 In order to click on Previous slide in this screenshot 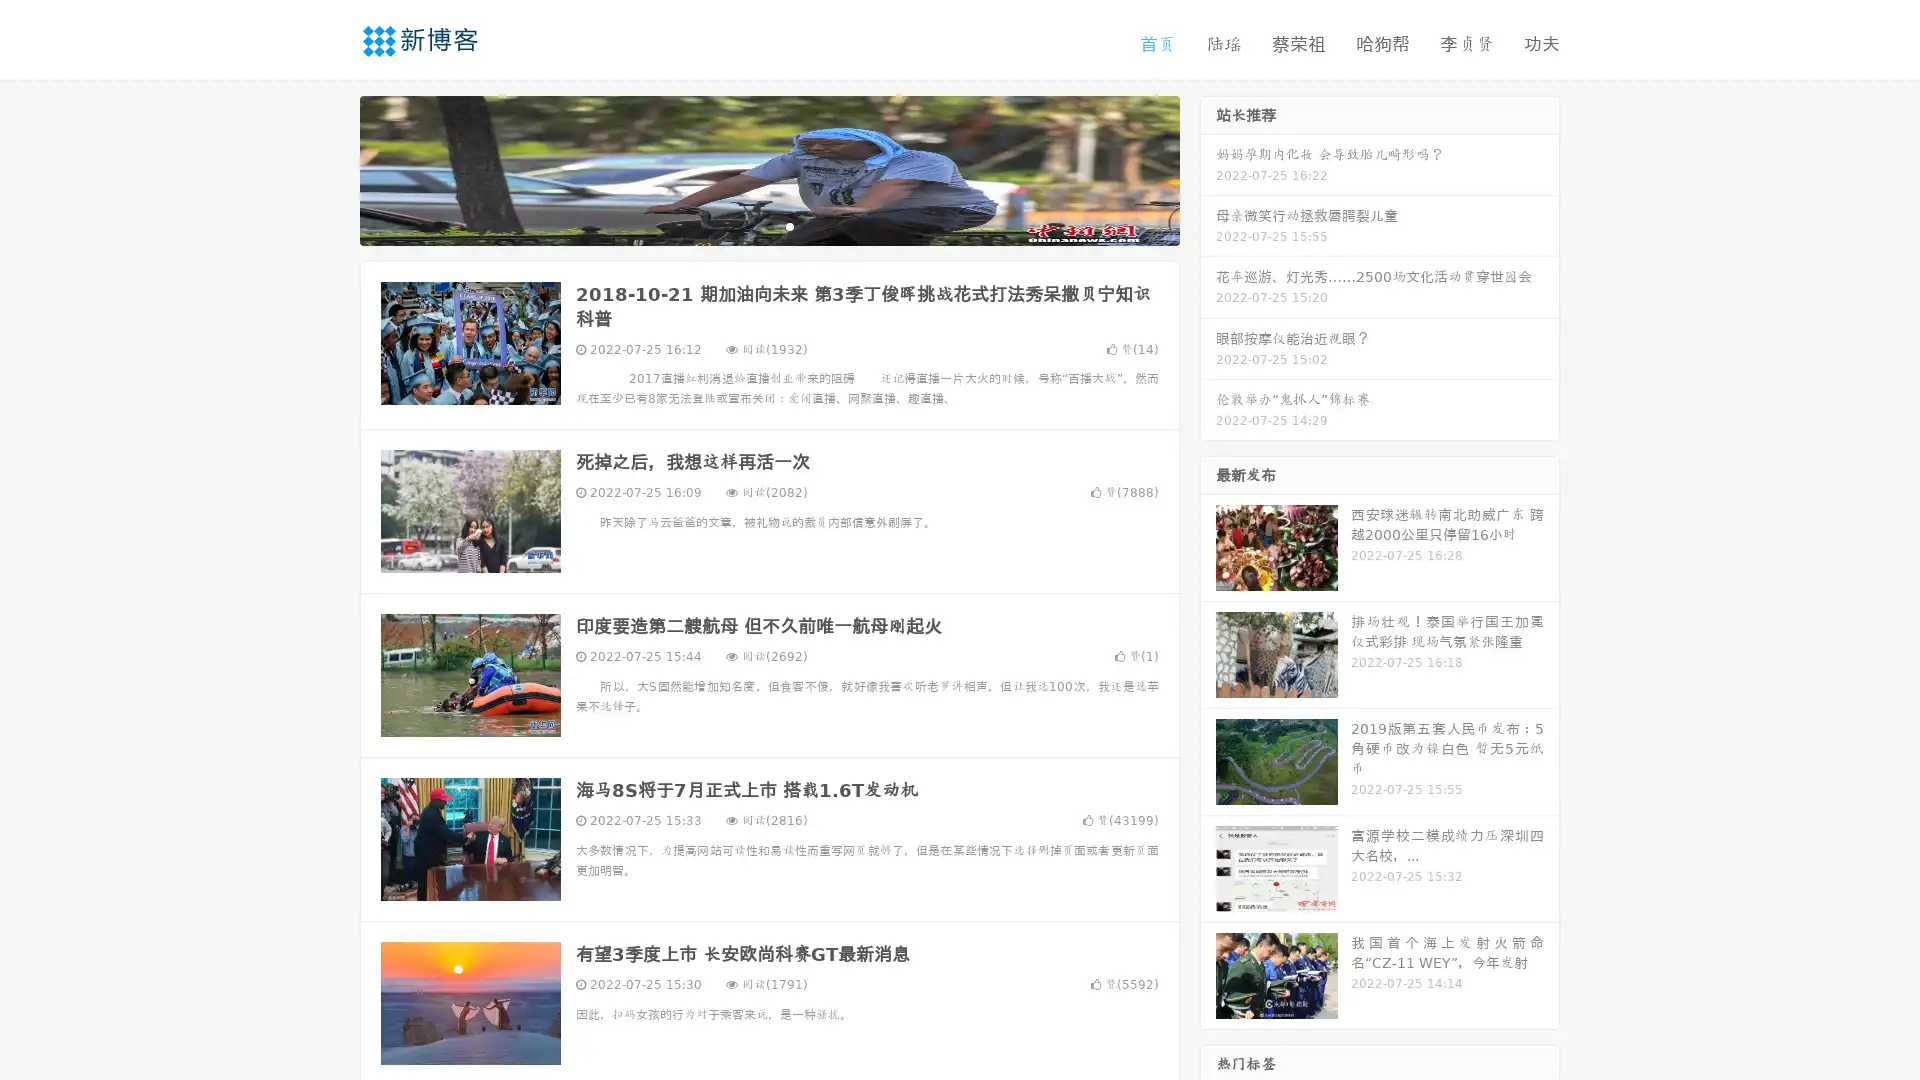, I will do `click(330, 168)`.